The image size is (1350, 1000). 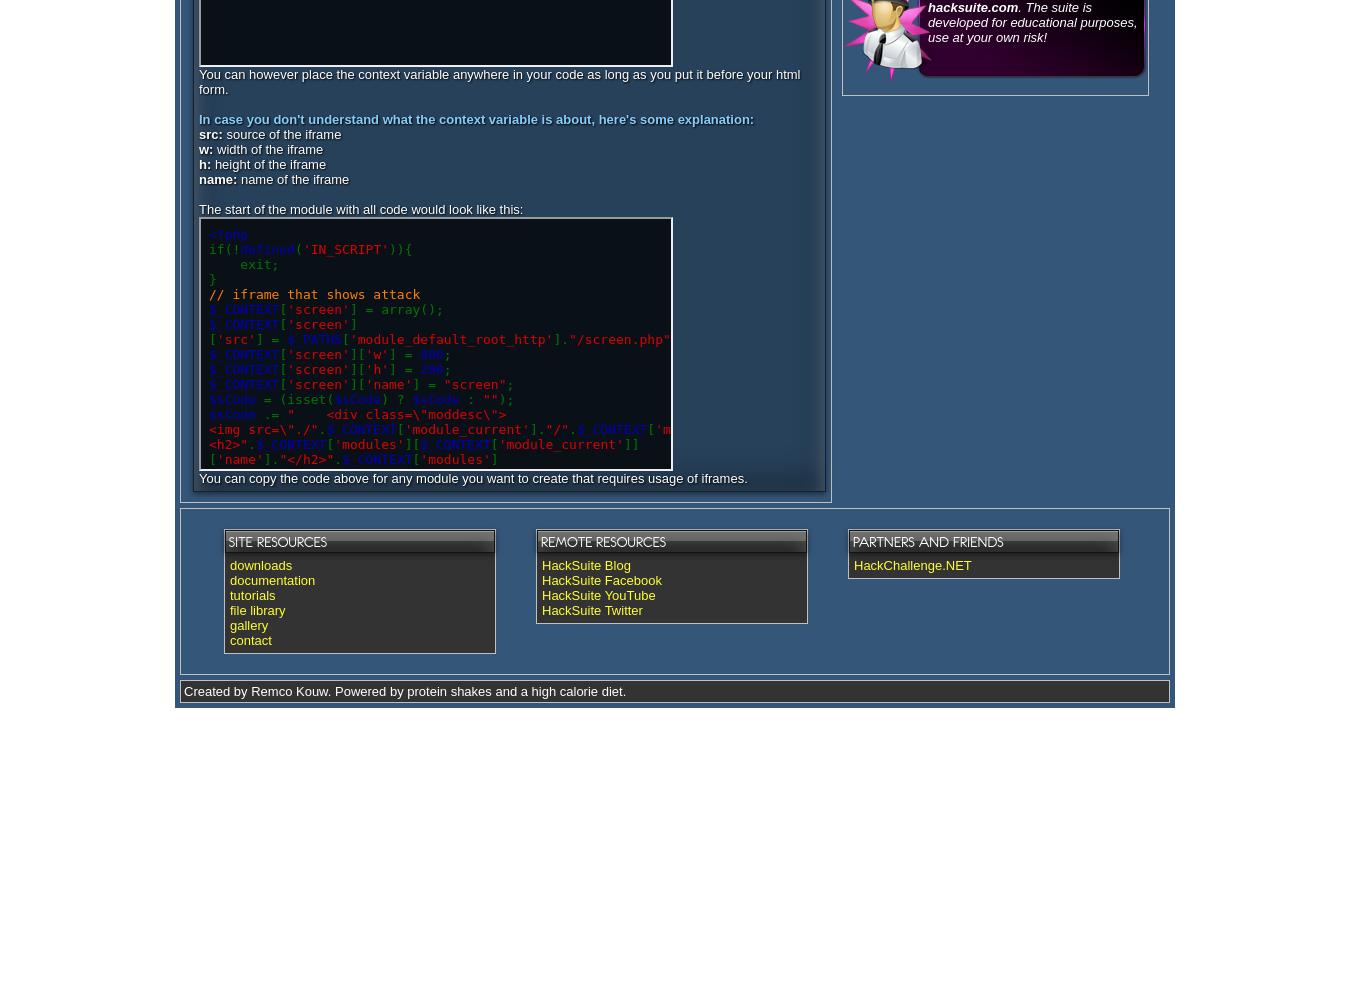 What do you see at coordinates (259, 564) in the screenshot?
I see `'downloads'` at bounding box center [259, 564].